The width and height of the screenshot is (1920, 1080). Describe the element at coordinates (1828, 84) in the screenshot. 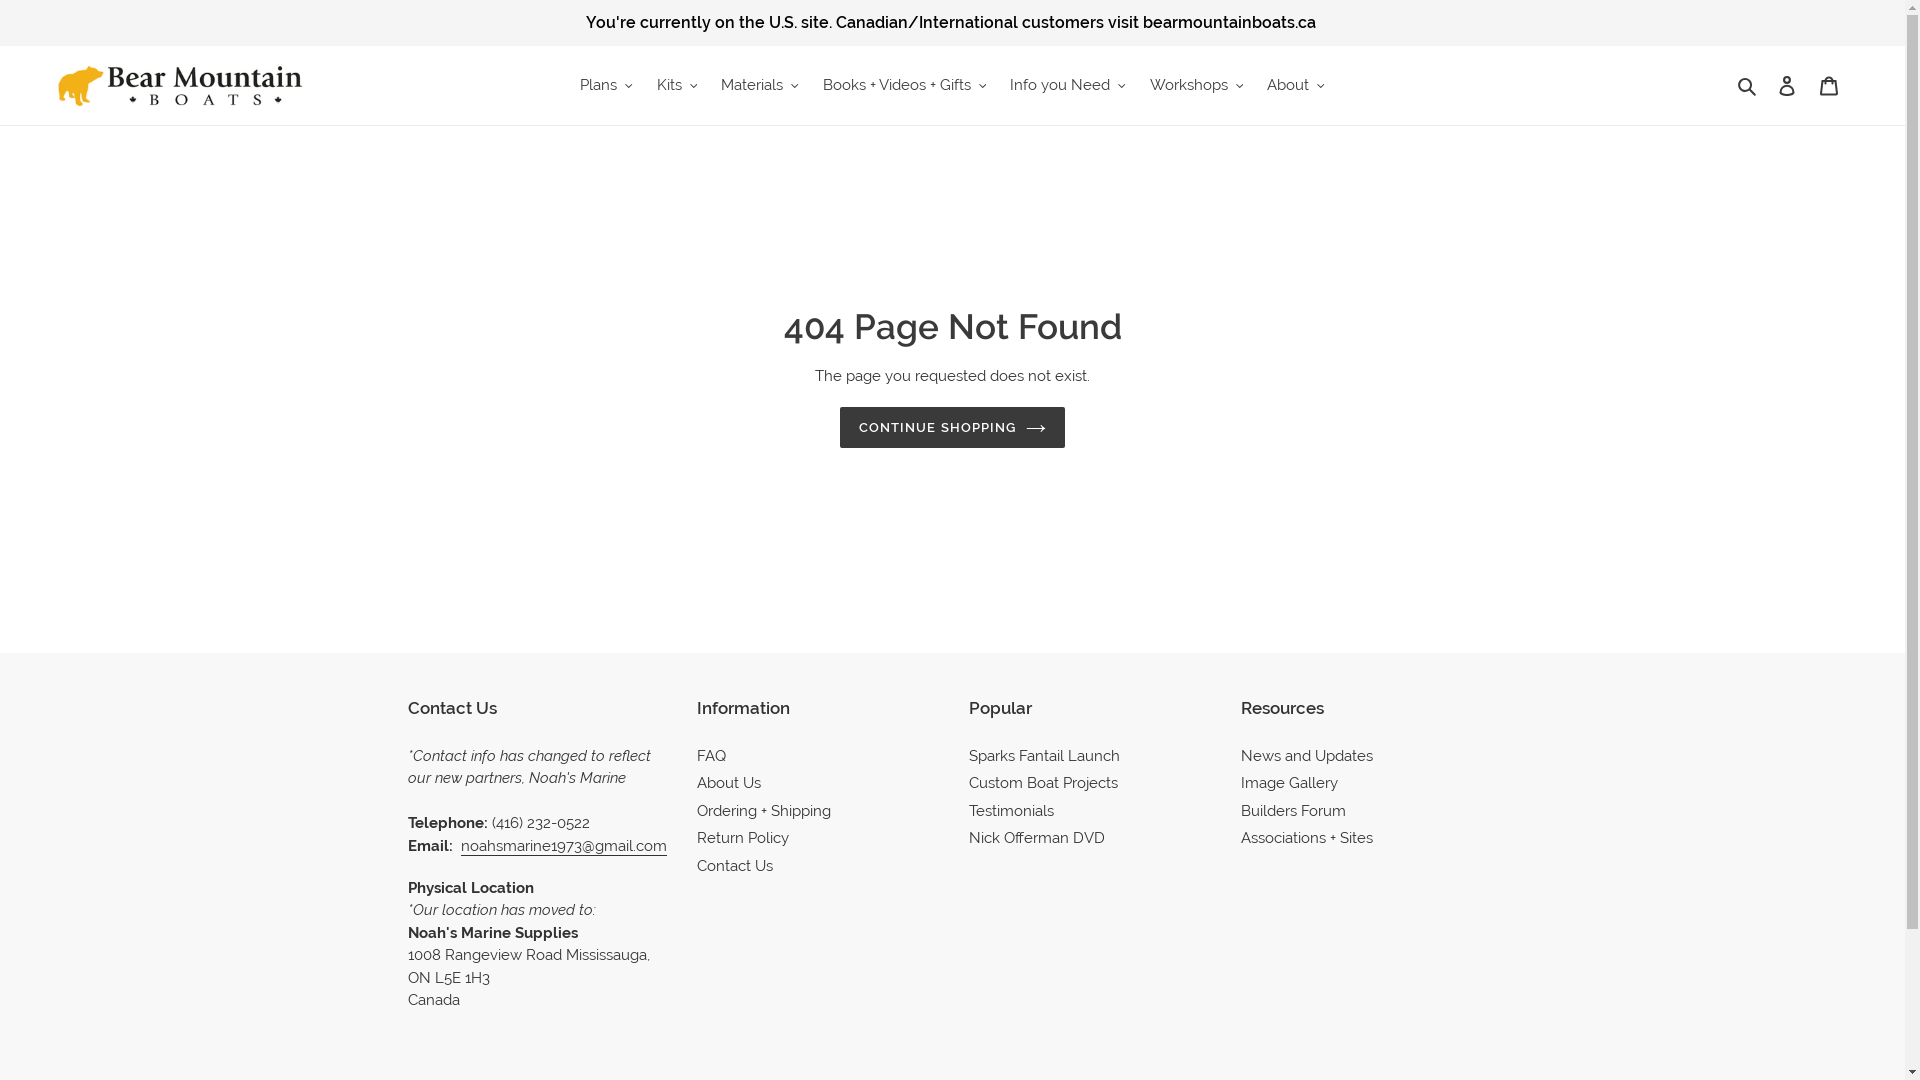

I see `'Cart'` at that location.